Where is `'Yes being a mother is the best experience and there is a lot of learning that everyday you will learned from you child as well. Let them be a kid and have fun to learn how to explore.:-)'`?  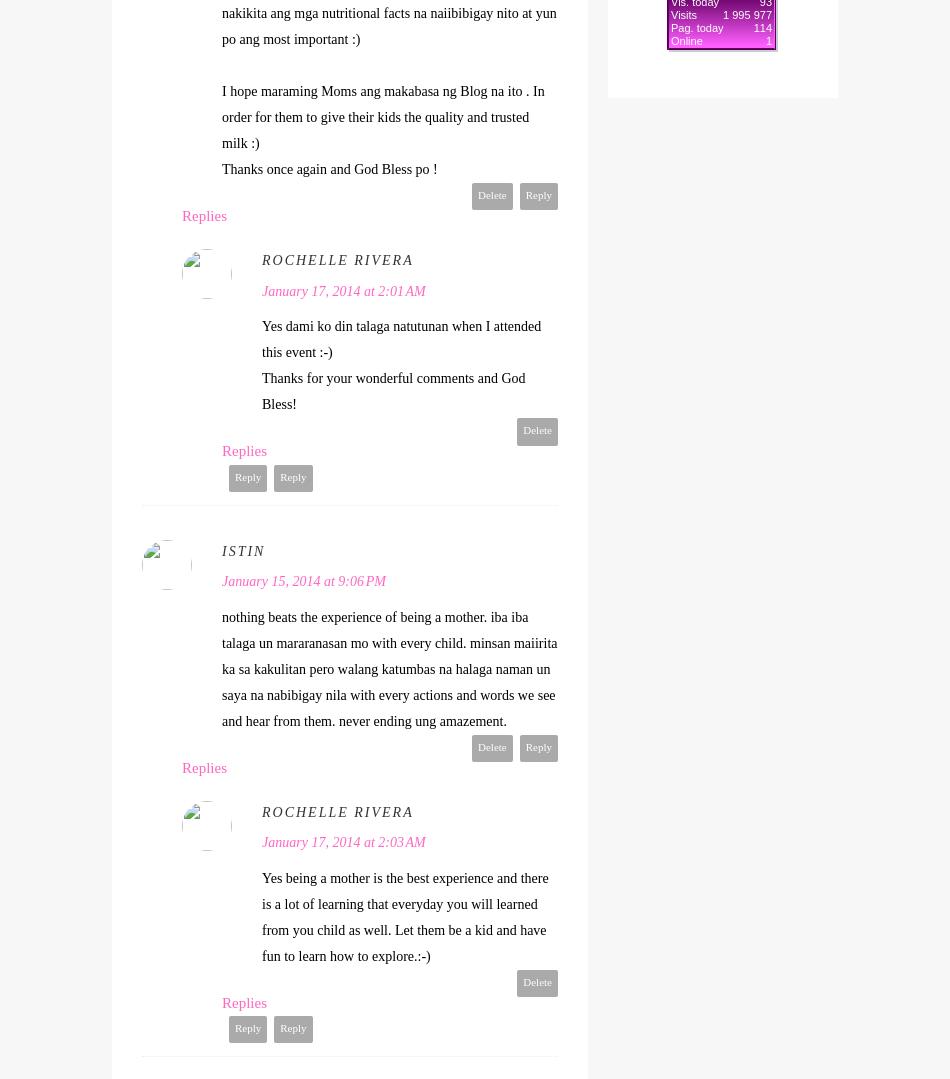 'Yes being a mother is the best experience and there is a lot of learning that everyday you will learned from you child as well. Let them be a kid and have fun to learn how to explore.:-)' is located at coordinates (403, 916).